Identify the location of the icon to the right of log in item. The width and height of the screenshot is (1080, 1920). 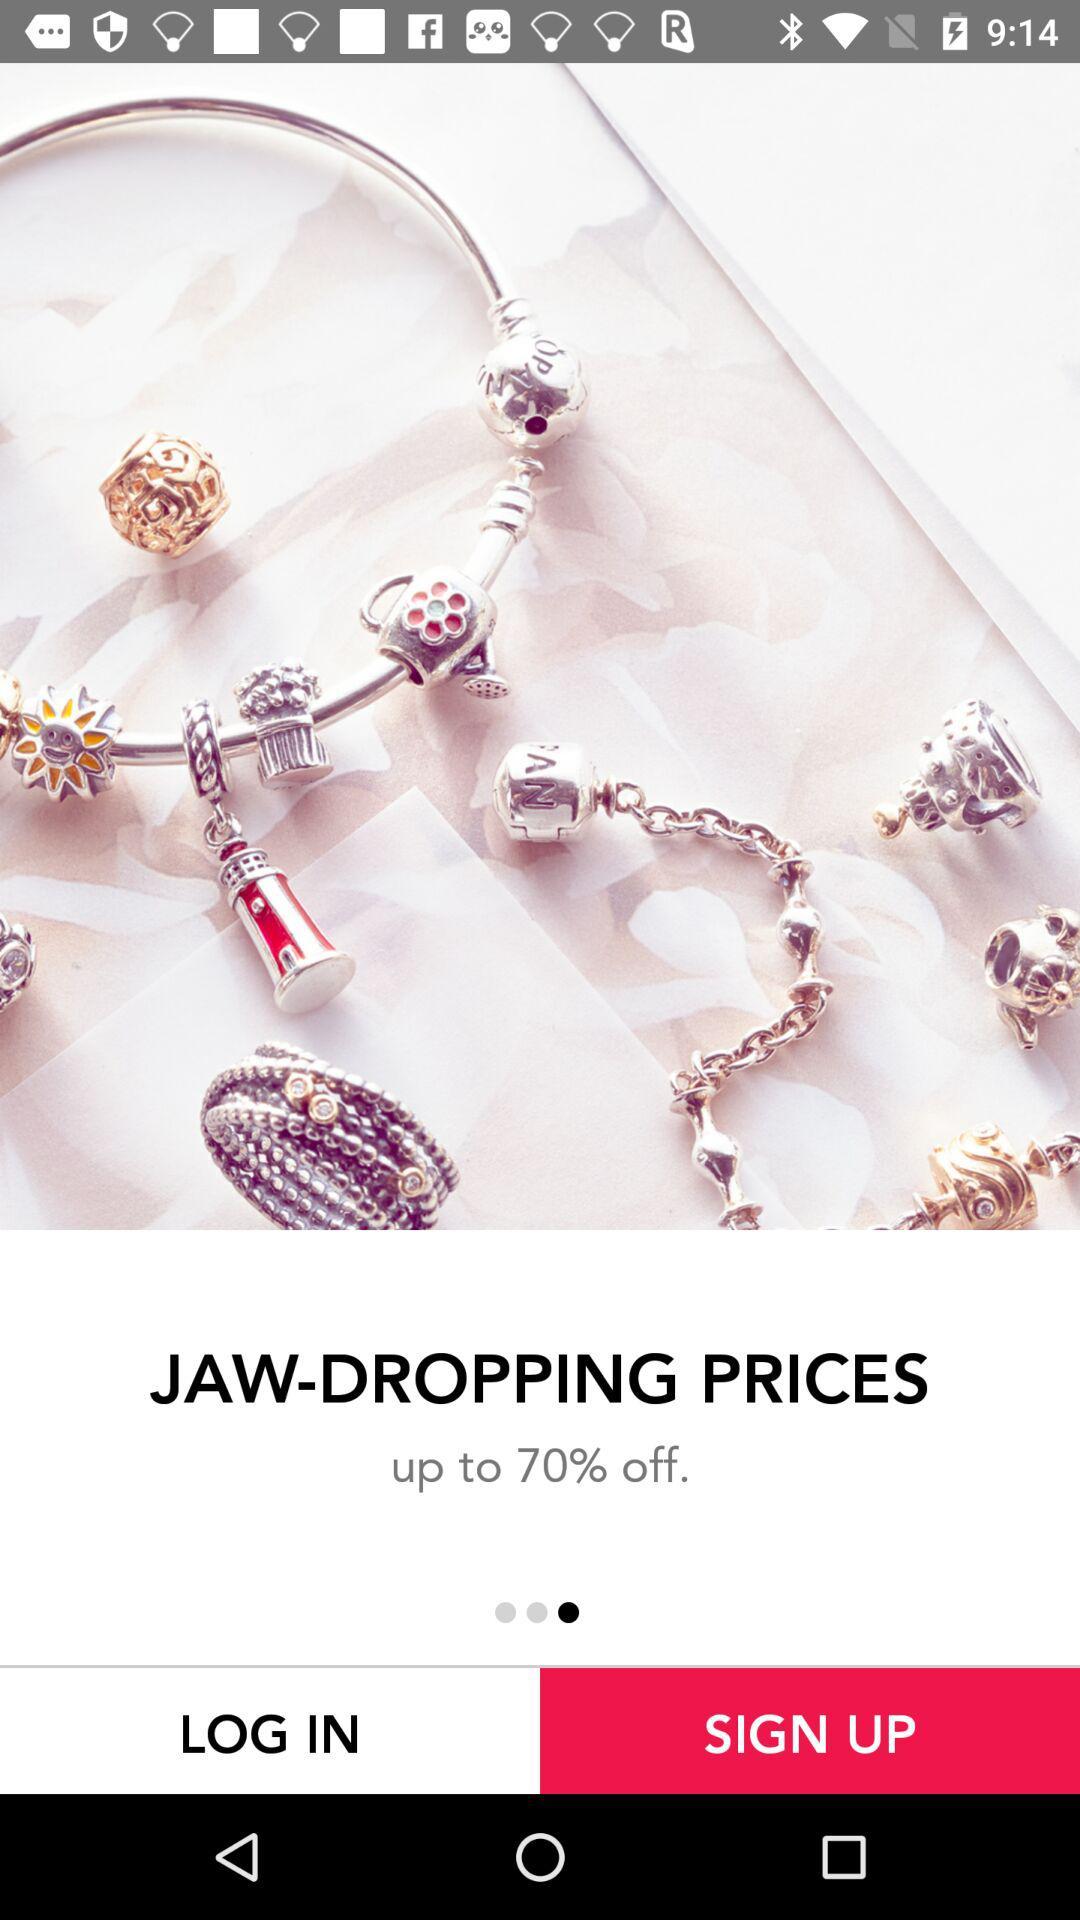
(810, 1730).